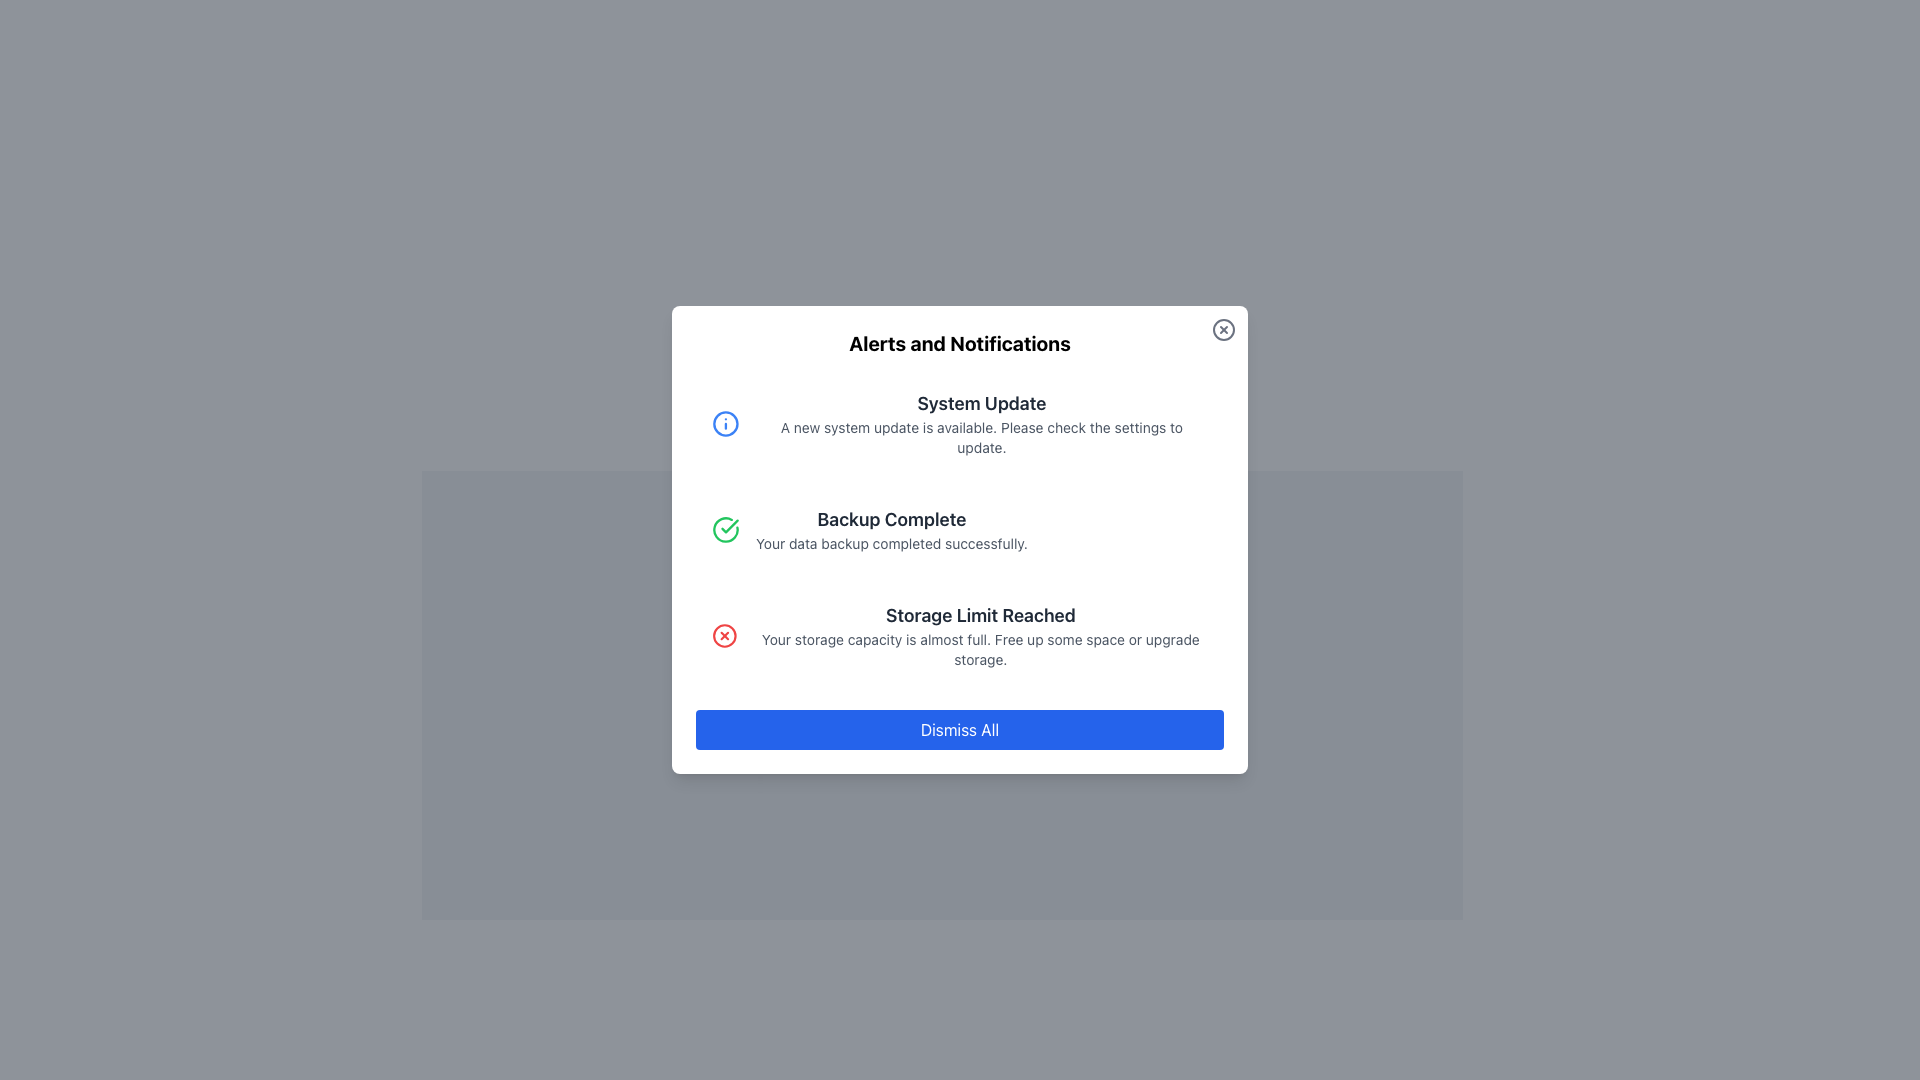  Describe the element at coordinates (960, 729) in the screenshot. I see `the 'Dismiss All' button, which is a horizontally long button with a blue background and white text, located at the bottom of the modal component` at that location.